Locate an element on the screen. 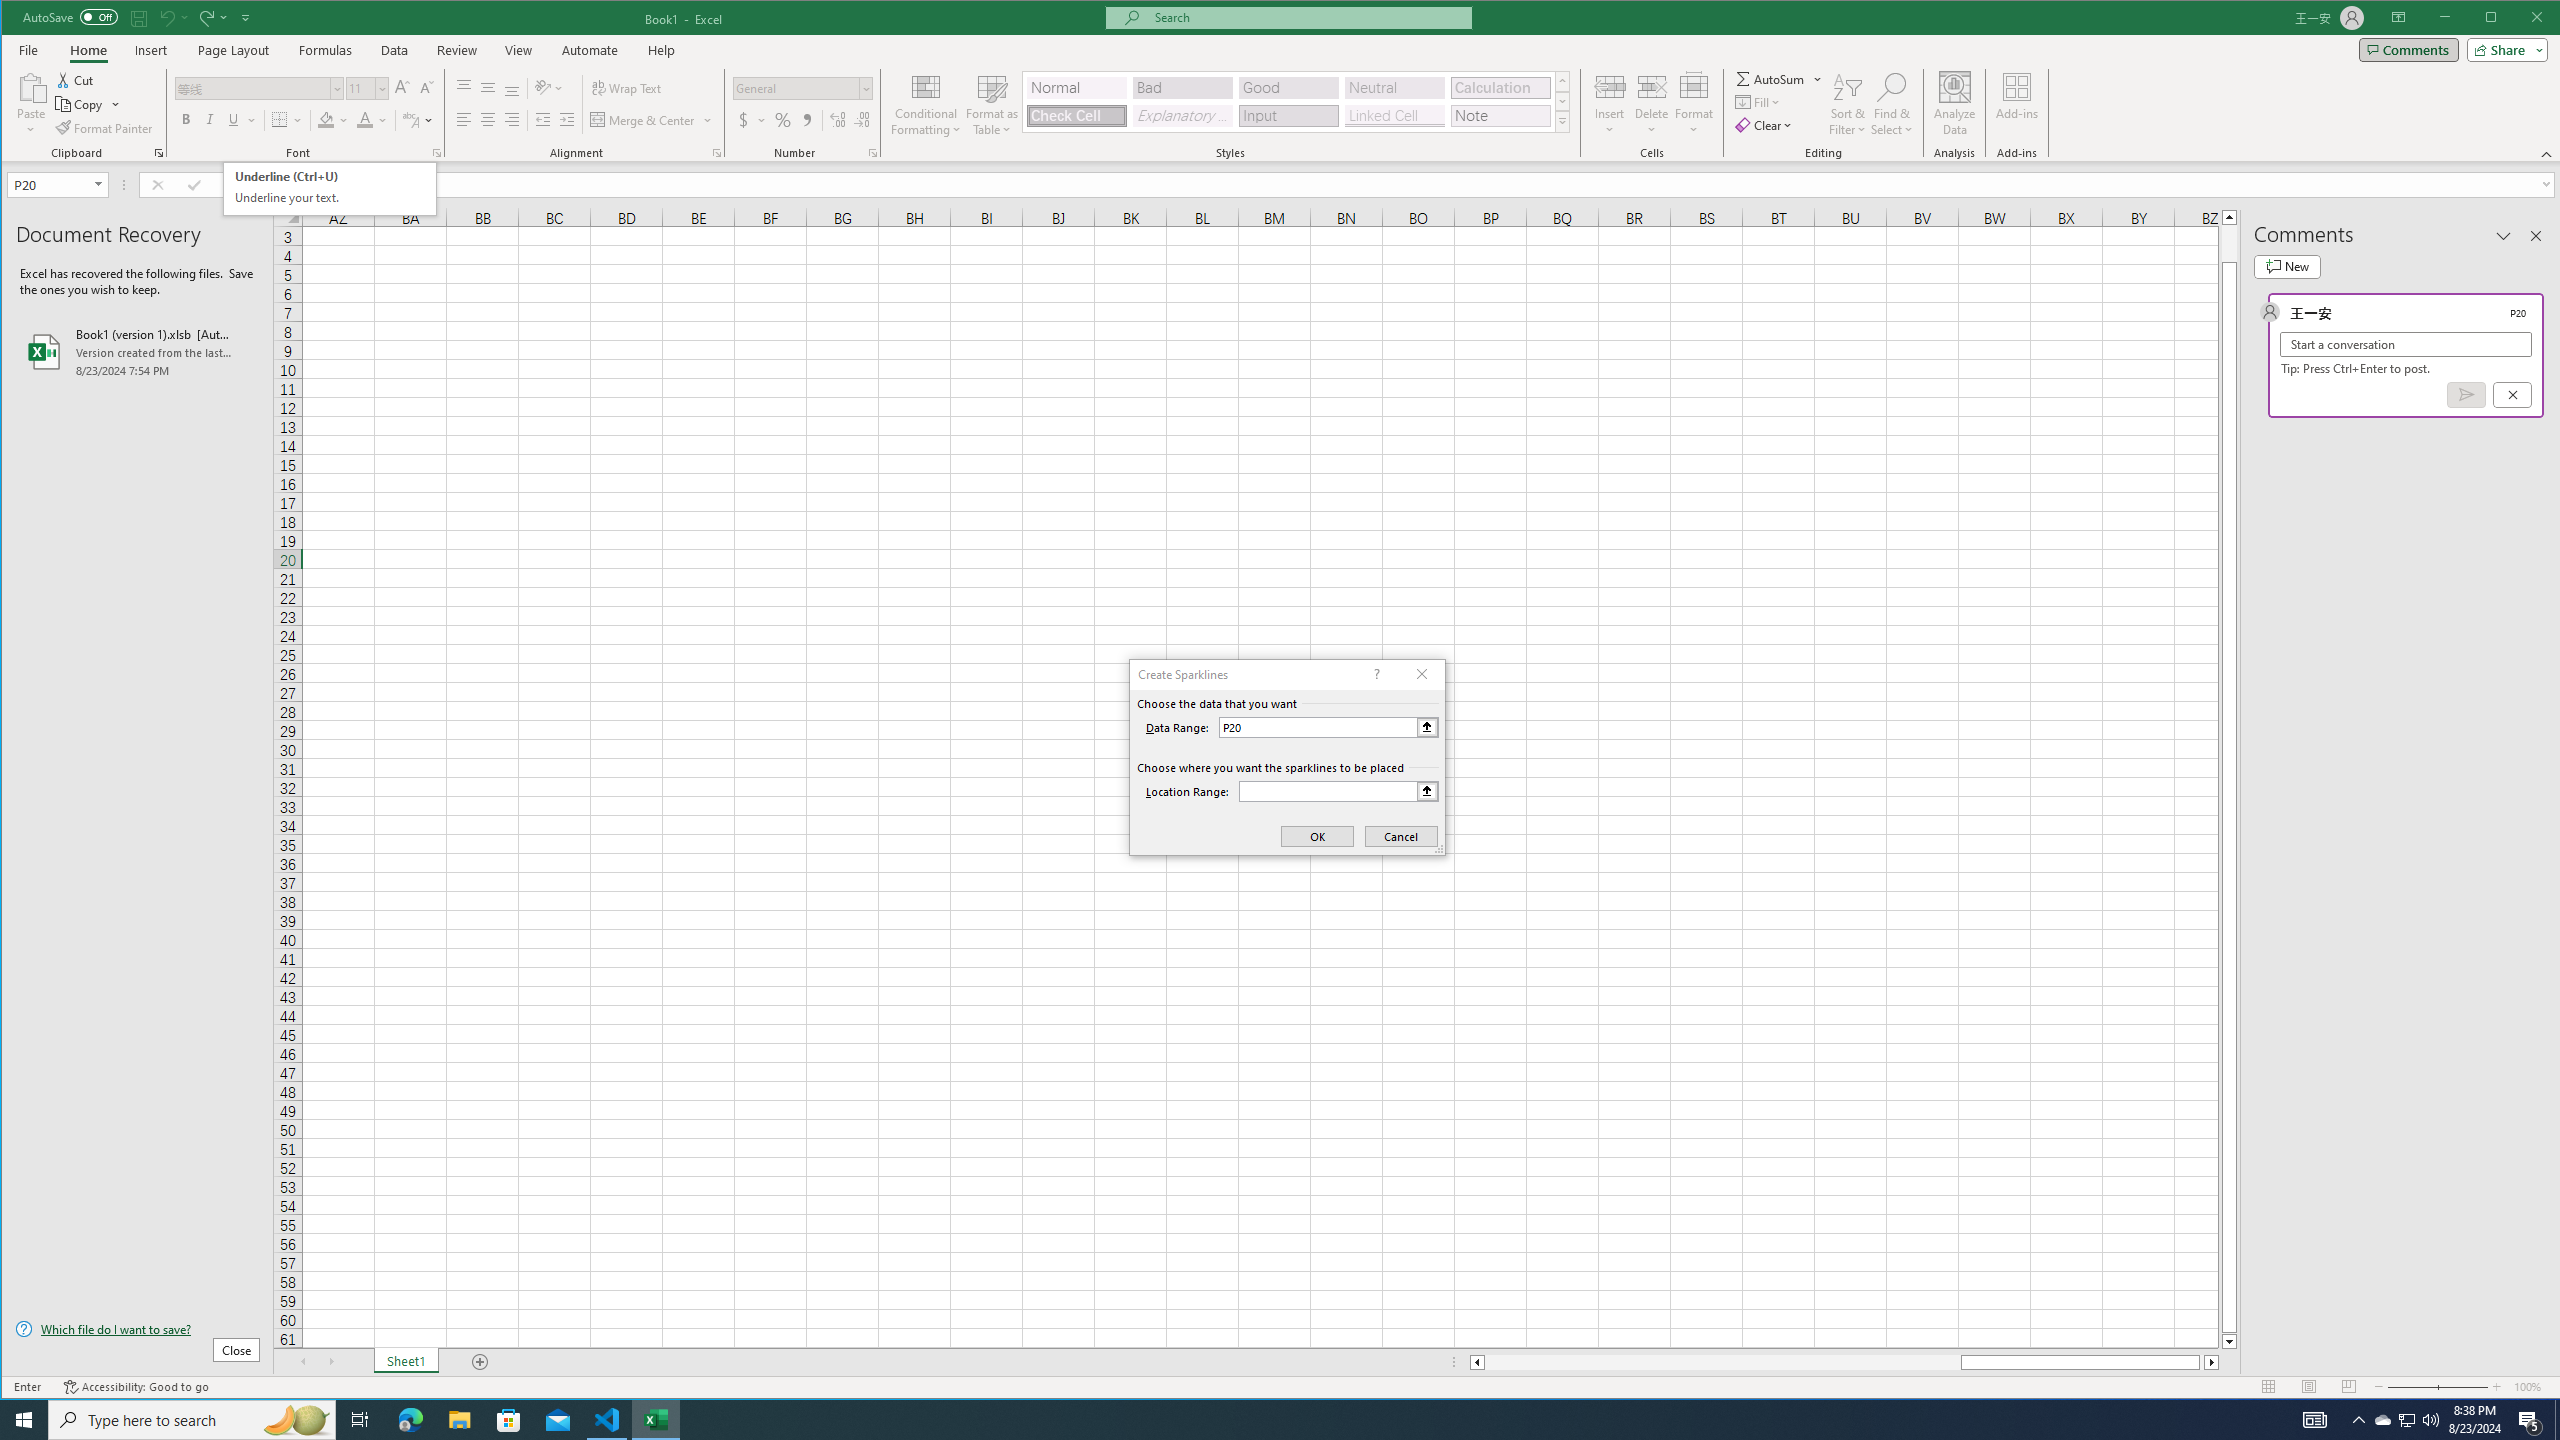  'Maximize' is located at coordinates (2519, 19).